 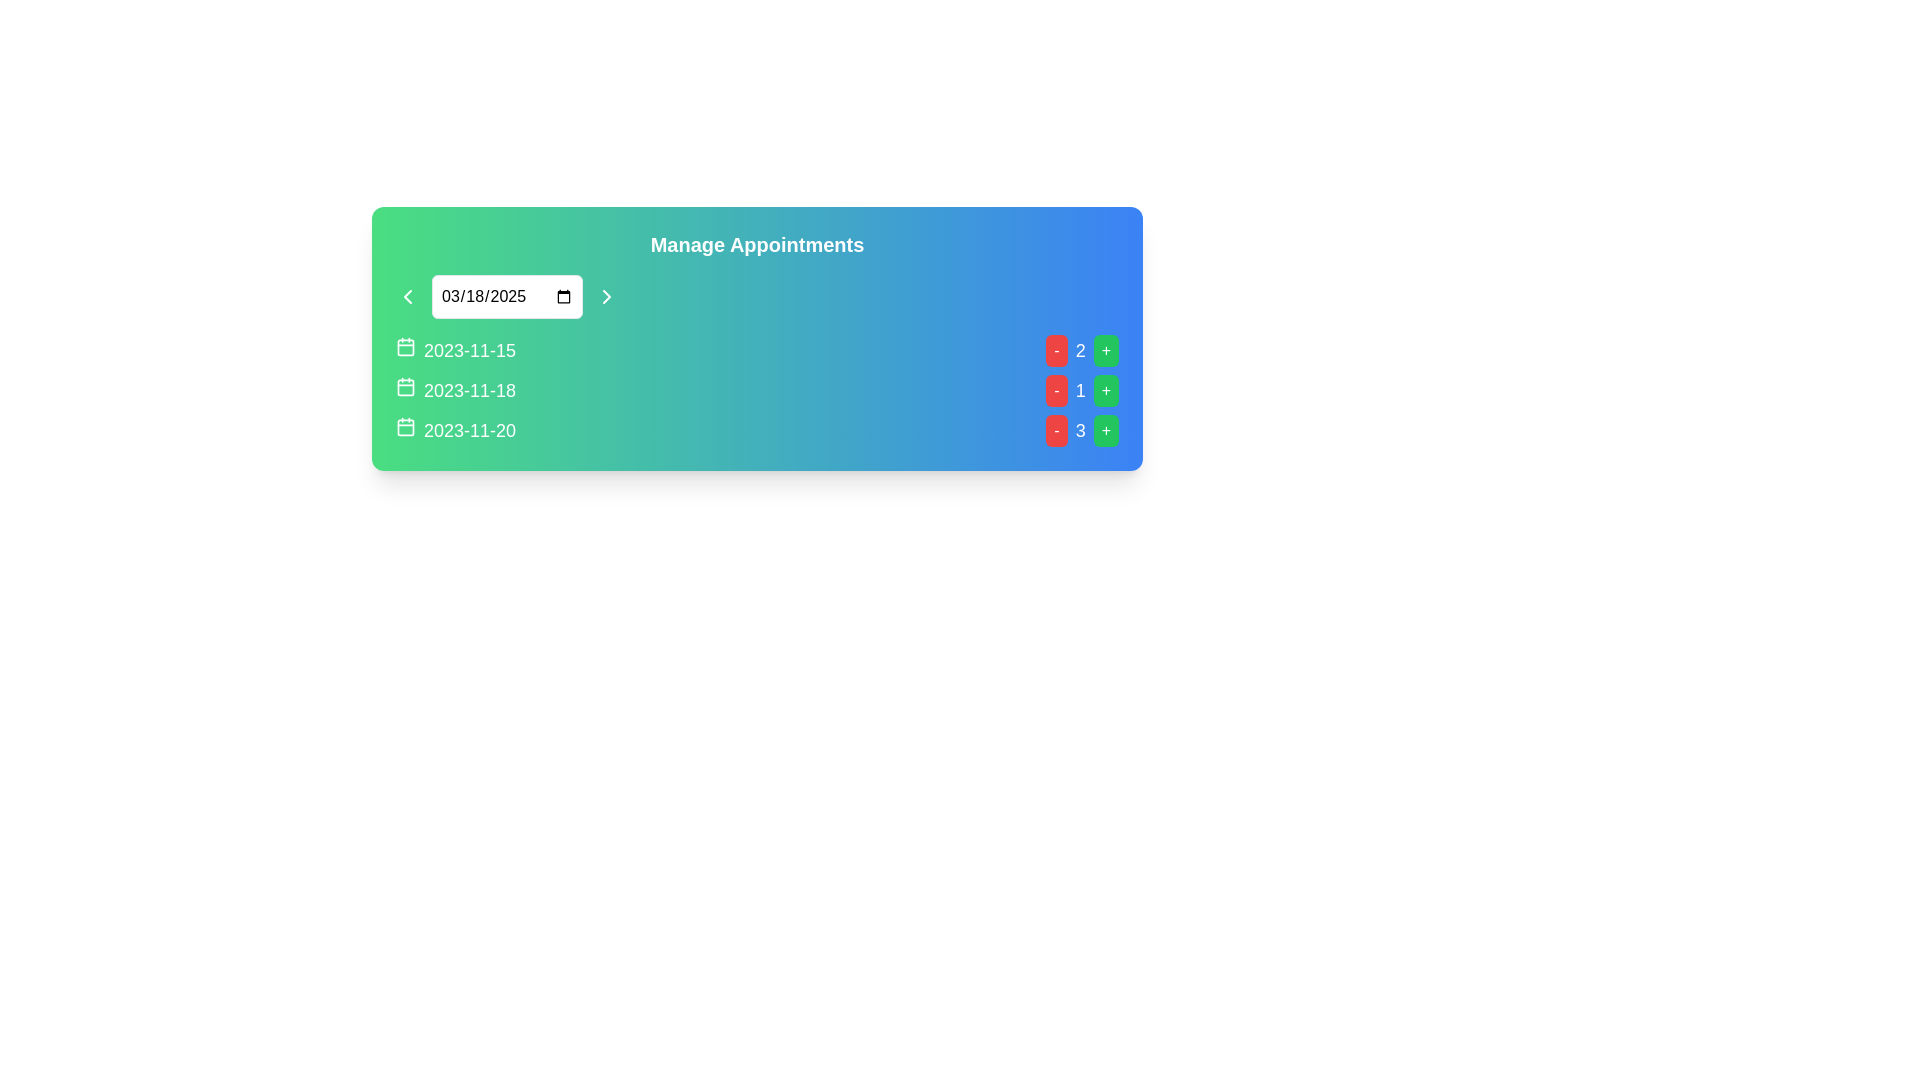 What do you see at coordinates (405, 346) in the screenshot?
I see `the calendar icon which has a white stroke on a green background and is located to the left of the date '2023-11-15'` at bounding box center [405, 346].